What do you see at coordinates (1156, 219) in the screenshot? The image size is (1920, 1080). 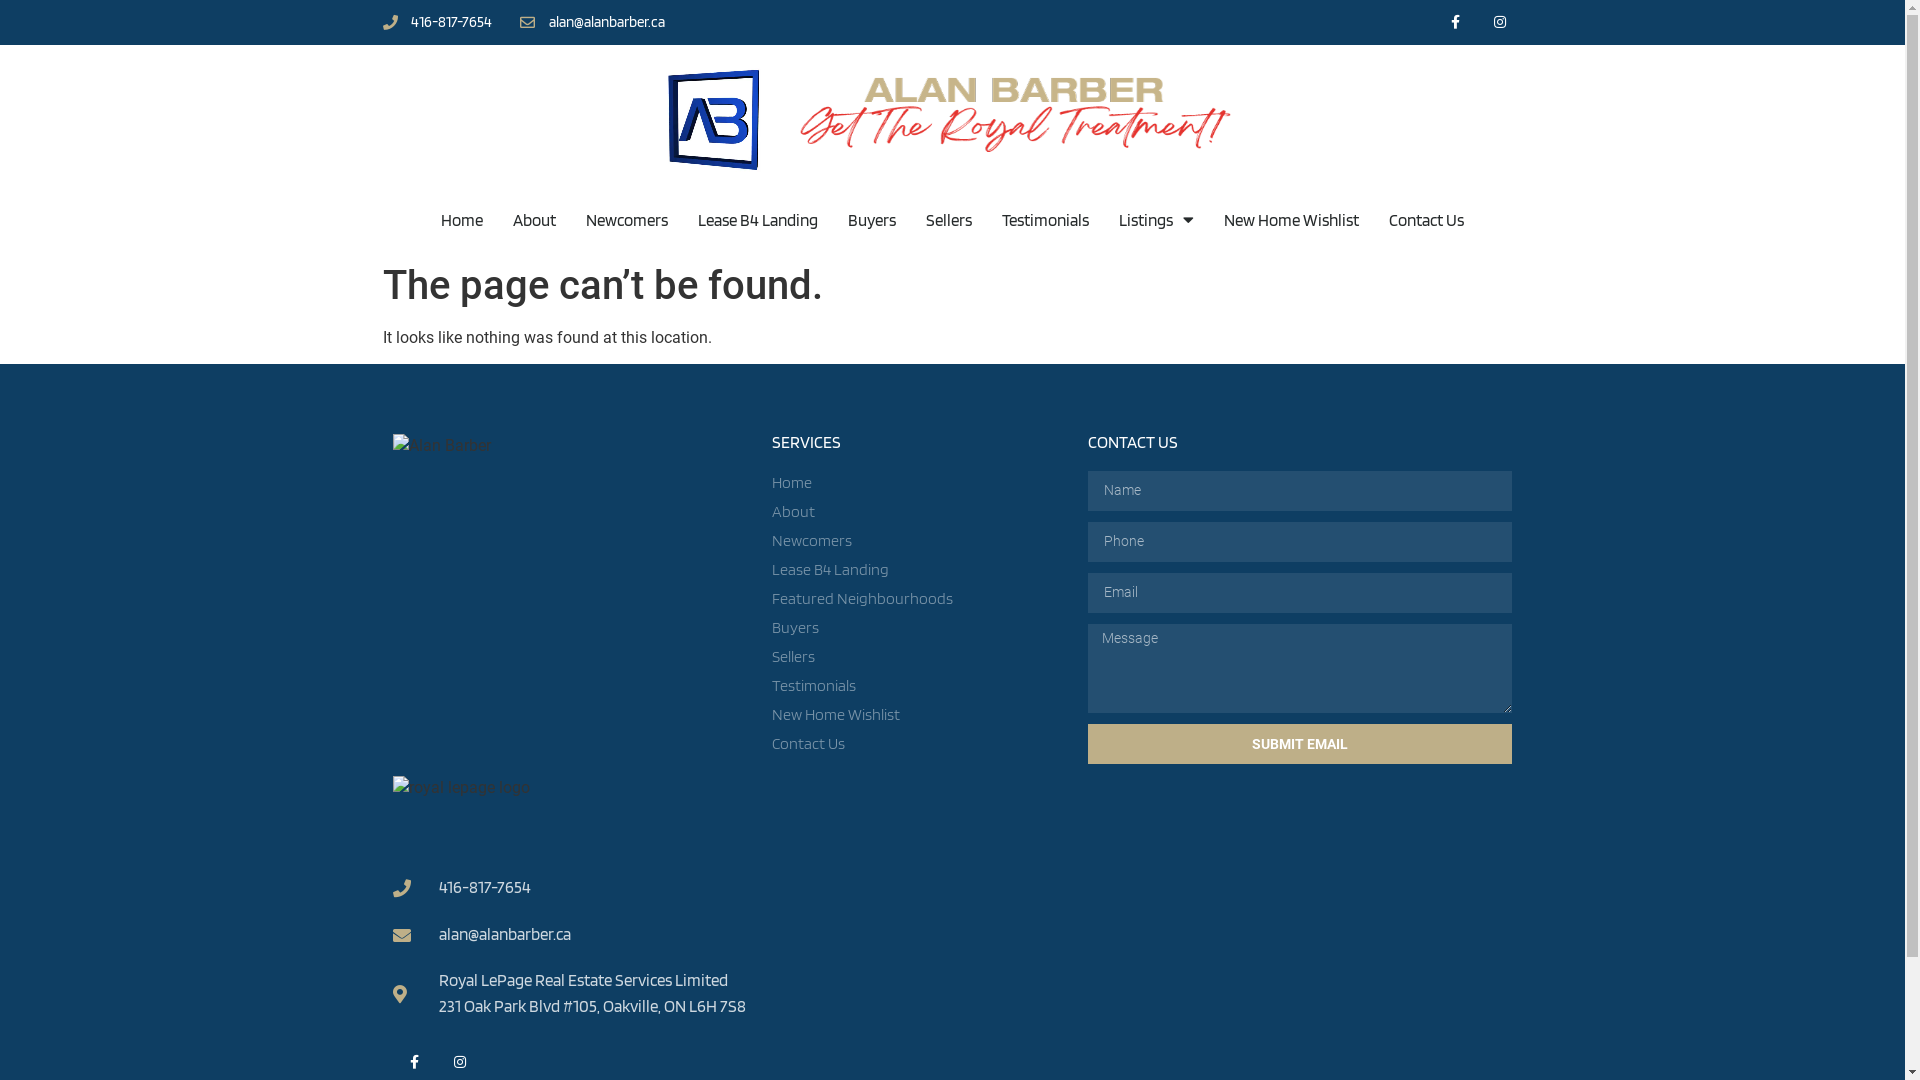 I see `'Listings'` at bounding box center [1156, 219].